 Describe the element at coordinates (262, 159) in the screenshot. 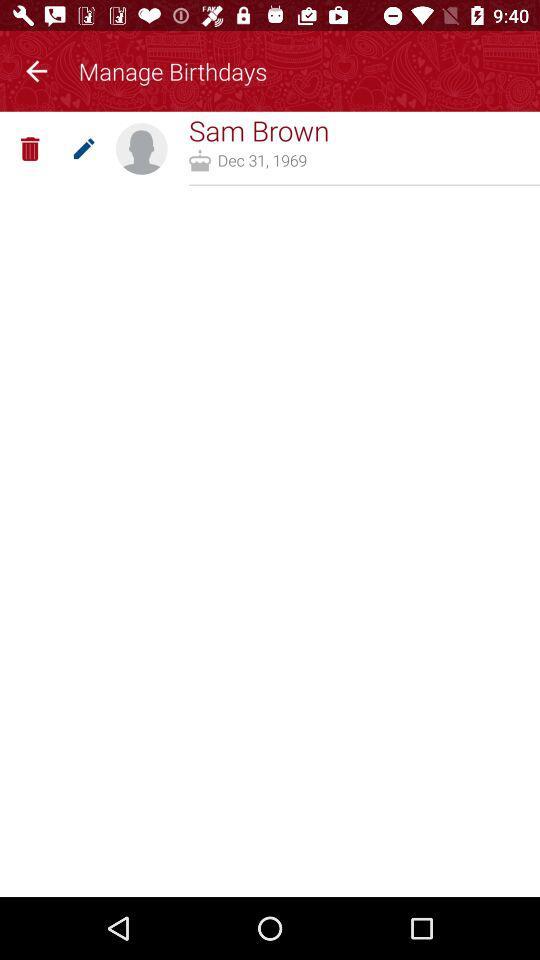

I see `icon below sam brown icon` at that location.